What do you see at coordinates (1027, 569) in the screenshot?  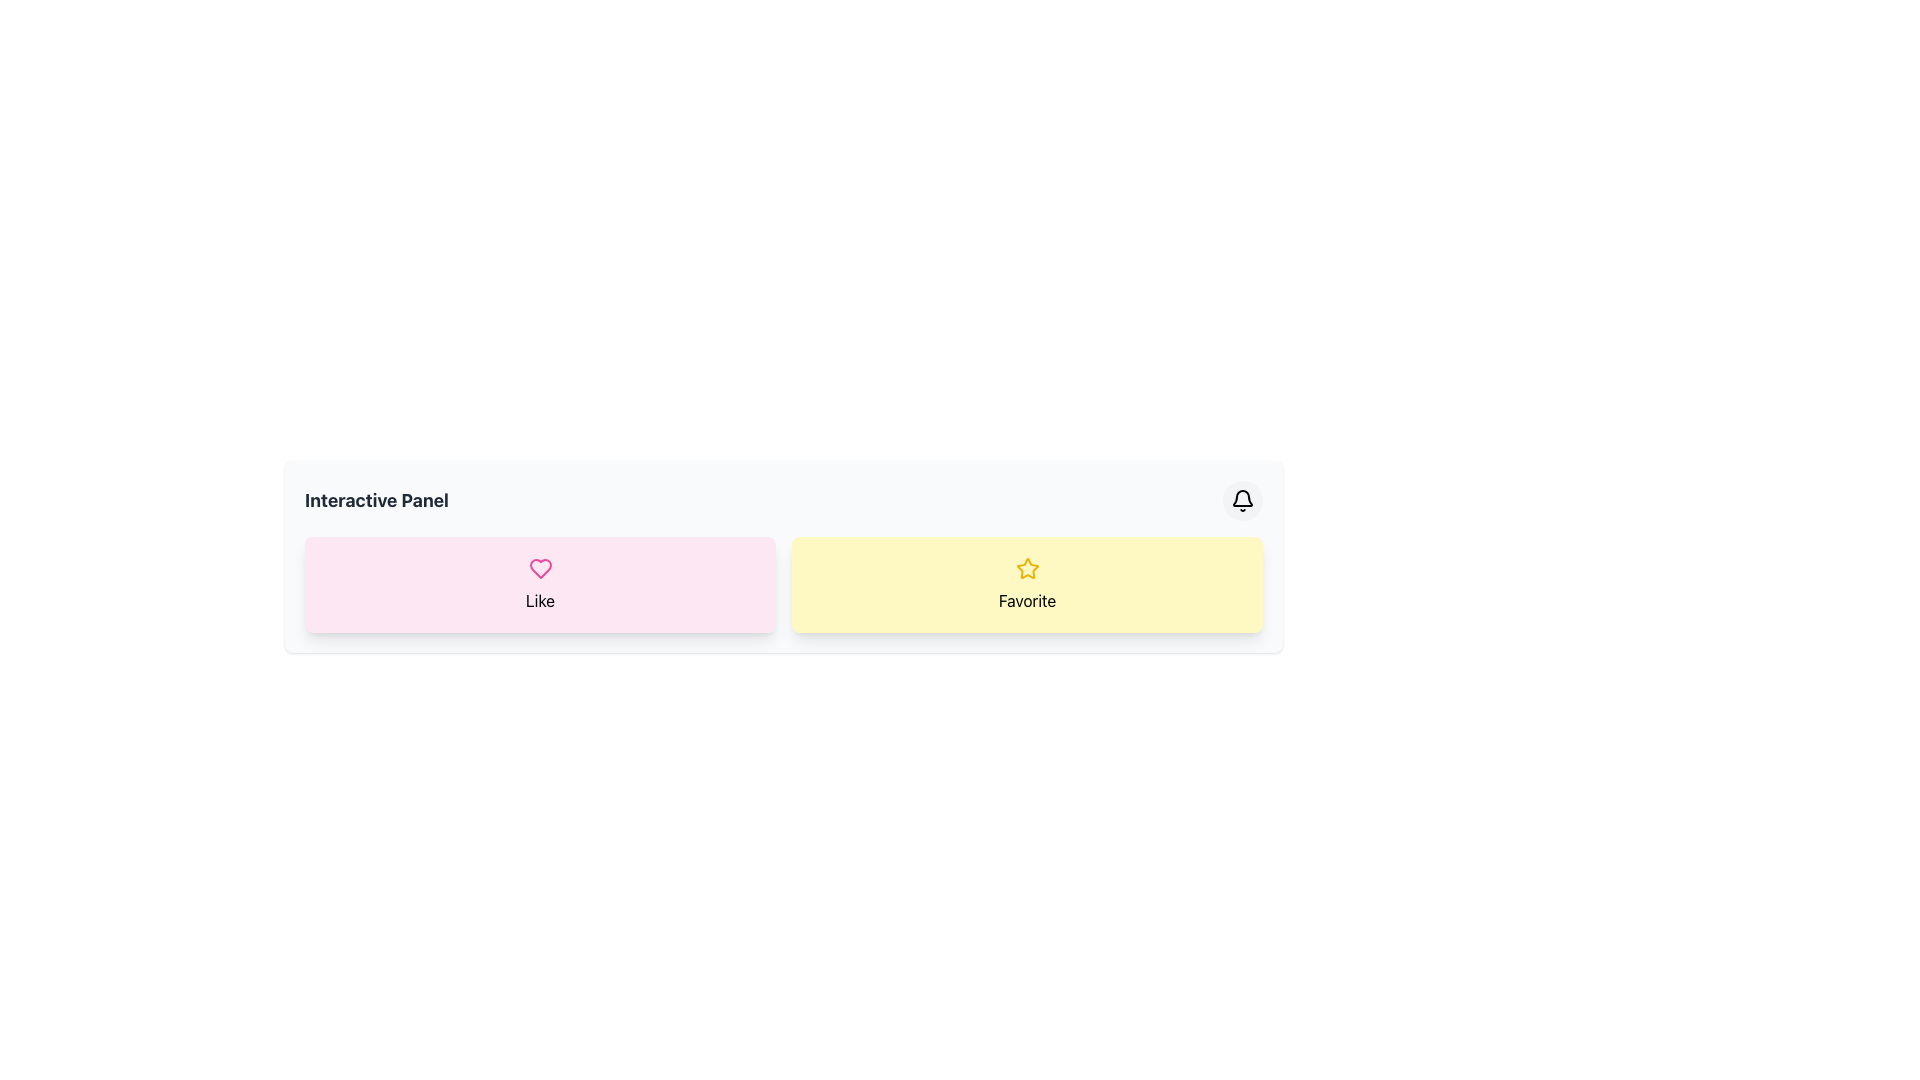 I see `the star icon located at the center of the yellow 'Favorite' button, which visually indicates marking something as a favorite` at bounding box center [1027, 569].